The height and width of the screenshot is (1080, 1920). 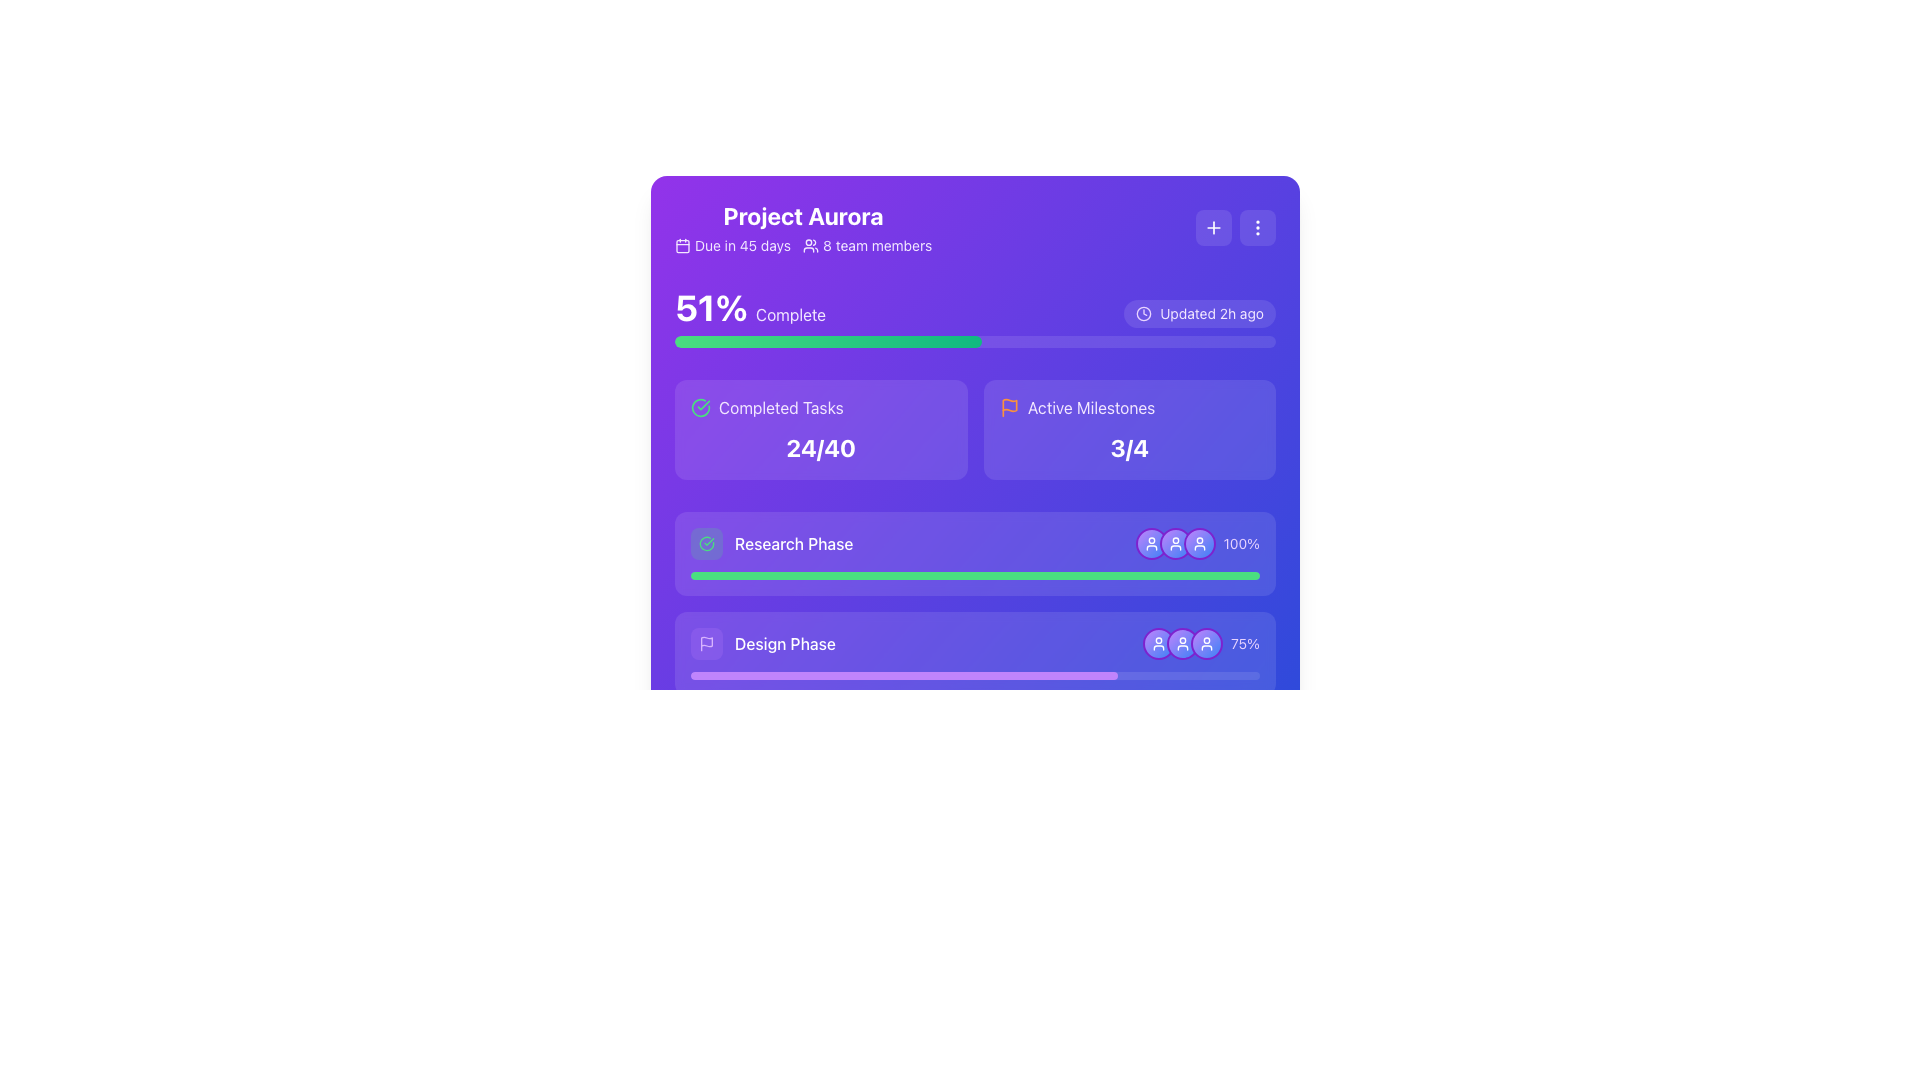 I want to click on the progress bar indicating the completion of the 'Research Phase', located below the '100%' text and above the 'Design Phase' text, so click(x=975, y=575).